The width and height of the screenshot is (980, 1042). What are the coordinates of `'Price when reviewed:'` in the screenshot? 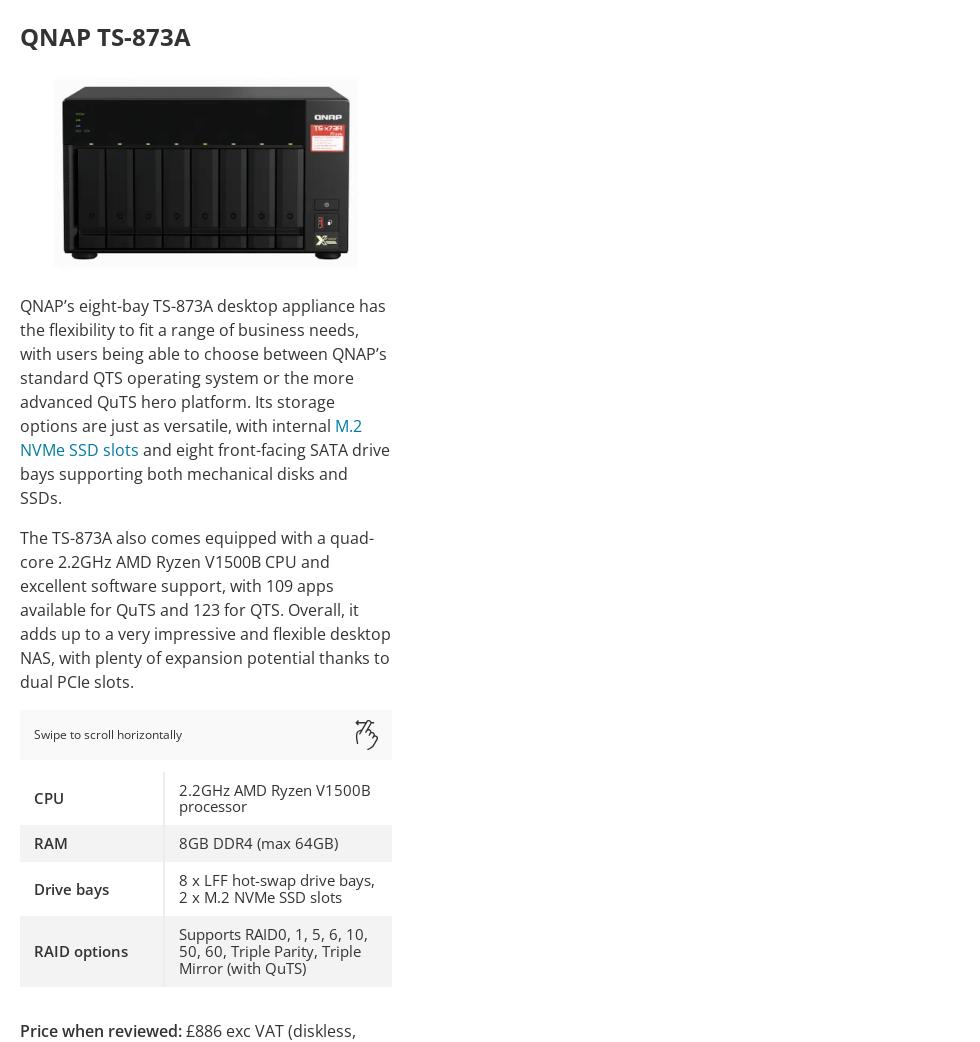 It's located at (19, 1030).